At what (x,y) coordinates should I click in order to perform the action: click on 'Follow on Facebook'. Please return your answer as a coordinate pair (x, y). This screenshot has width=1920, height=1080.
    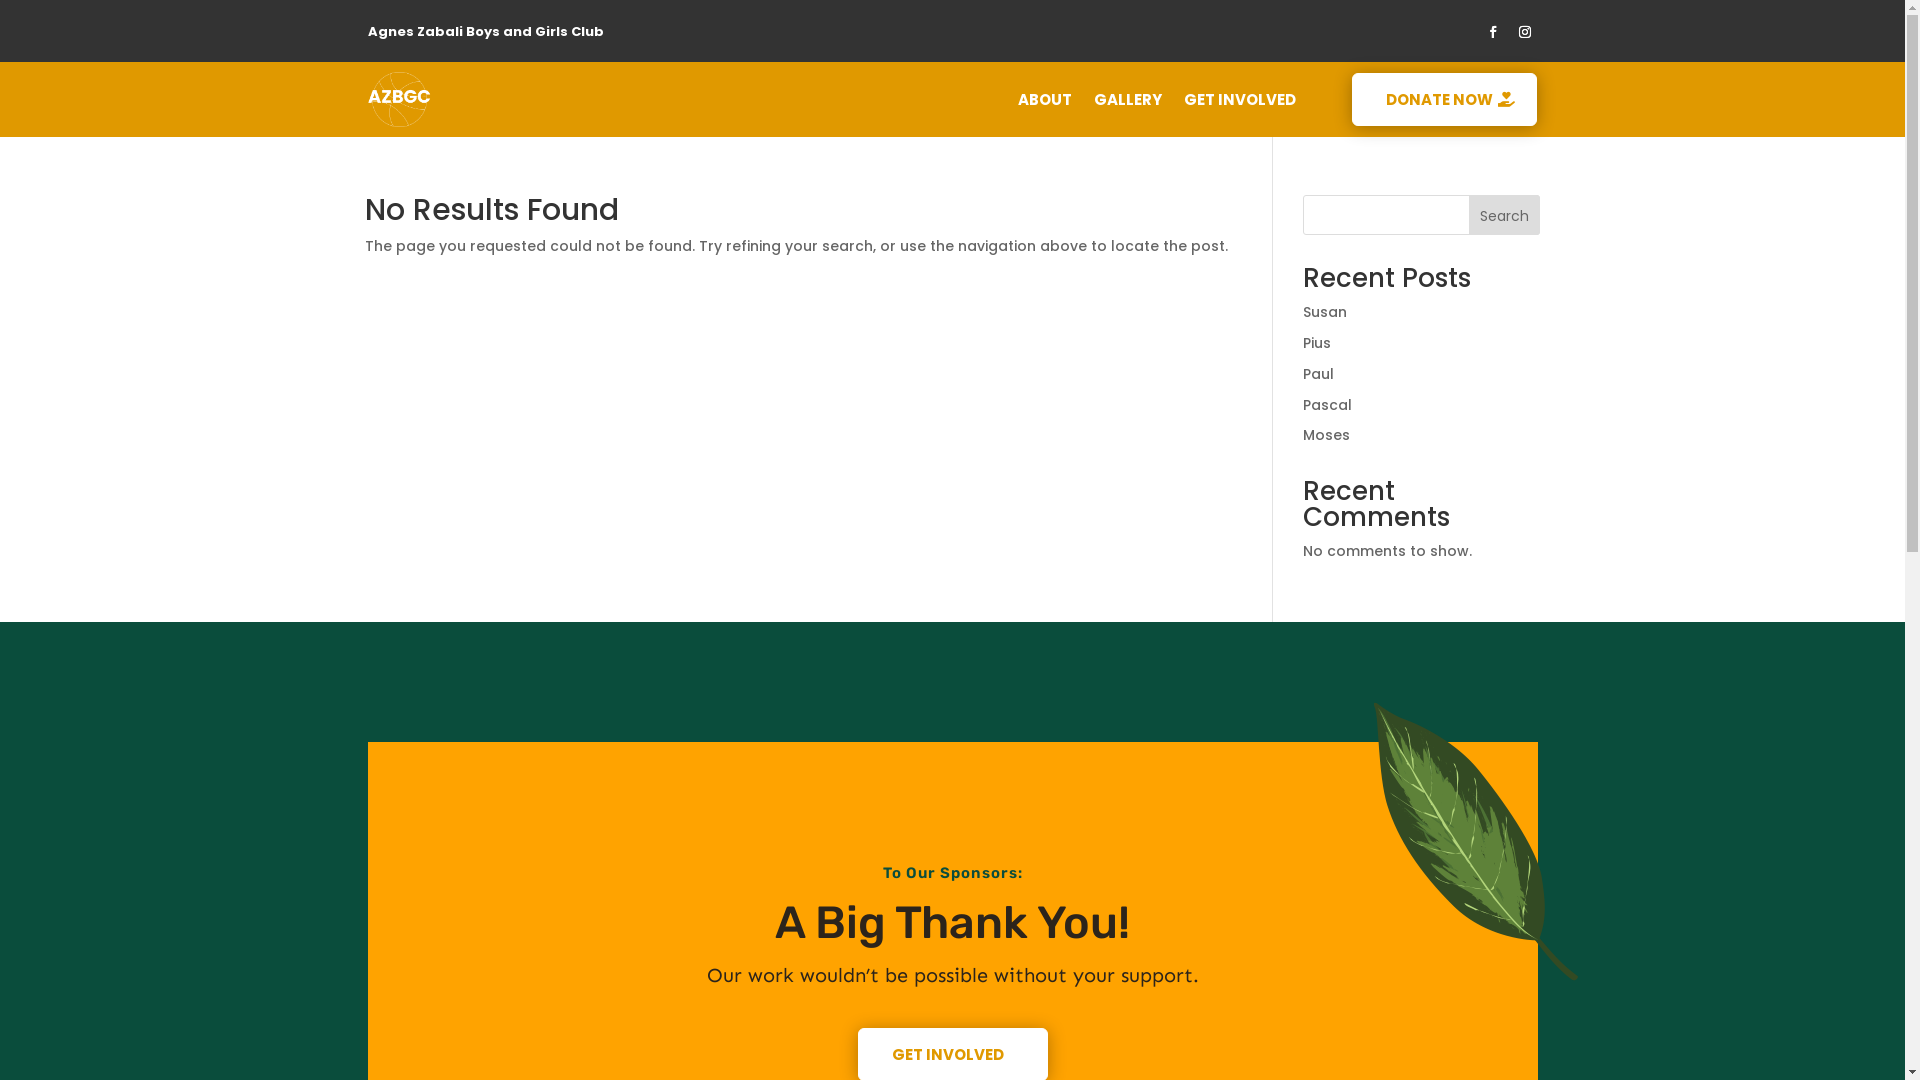
    Looking at the image, I should click on (1492, 31).